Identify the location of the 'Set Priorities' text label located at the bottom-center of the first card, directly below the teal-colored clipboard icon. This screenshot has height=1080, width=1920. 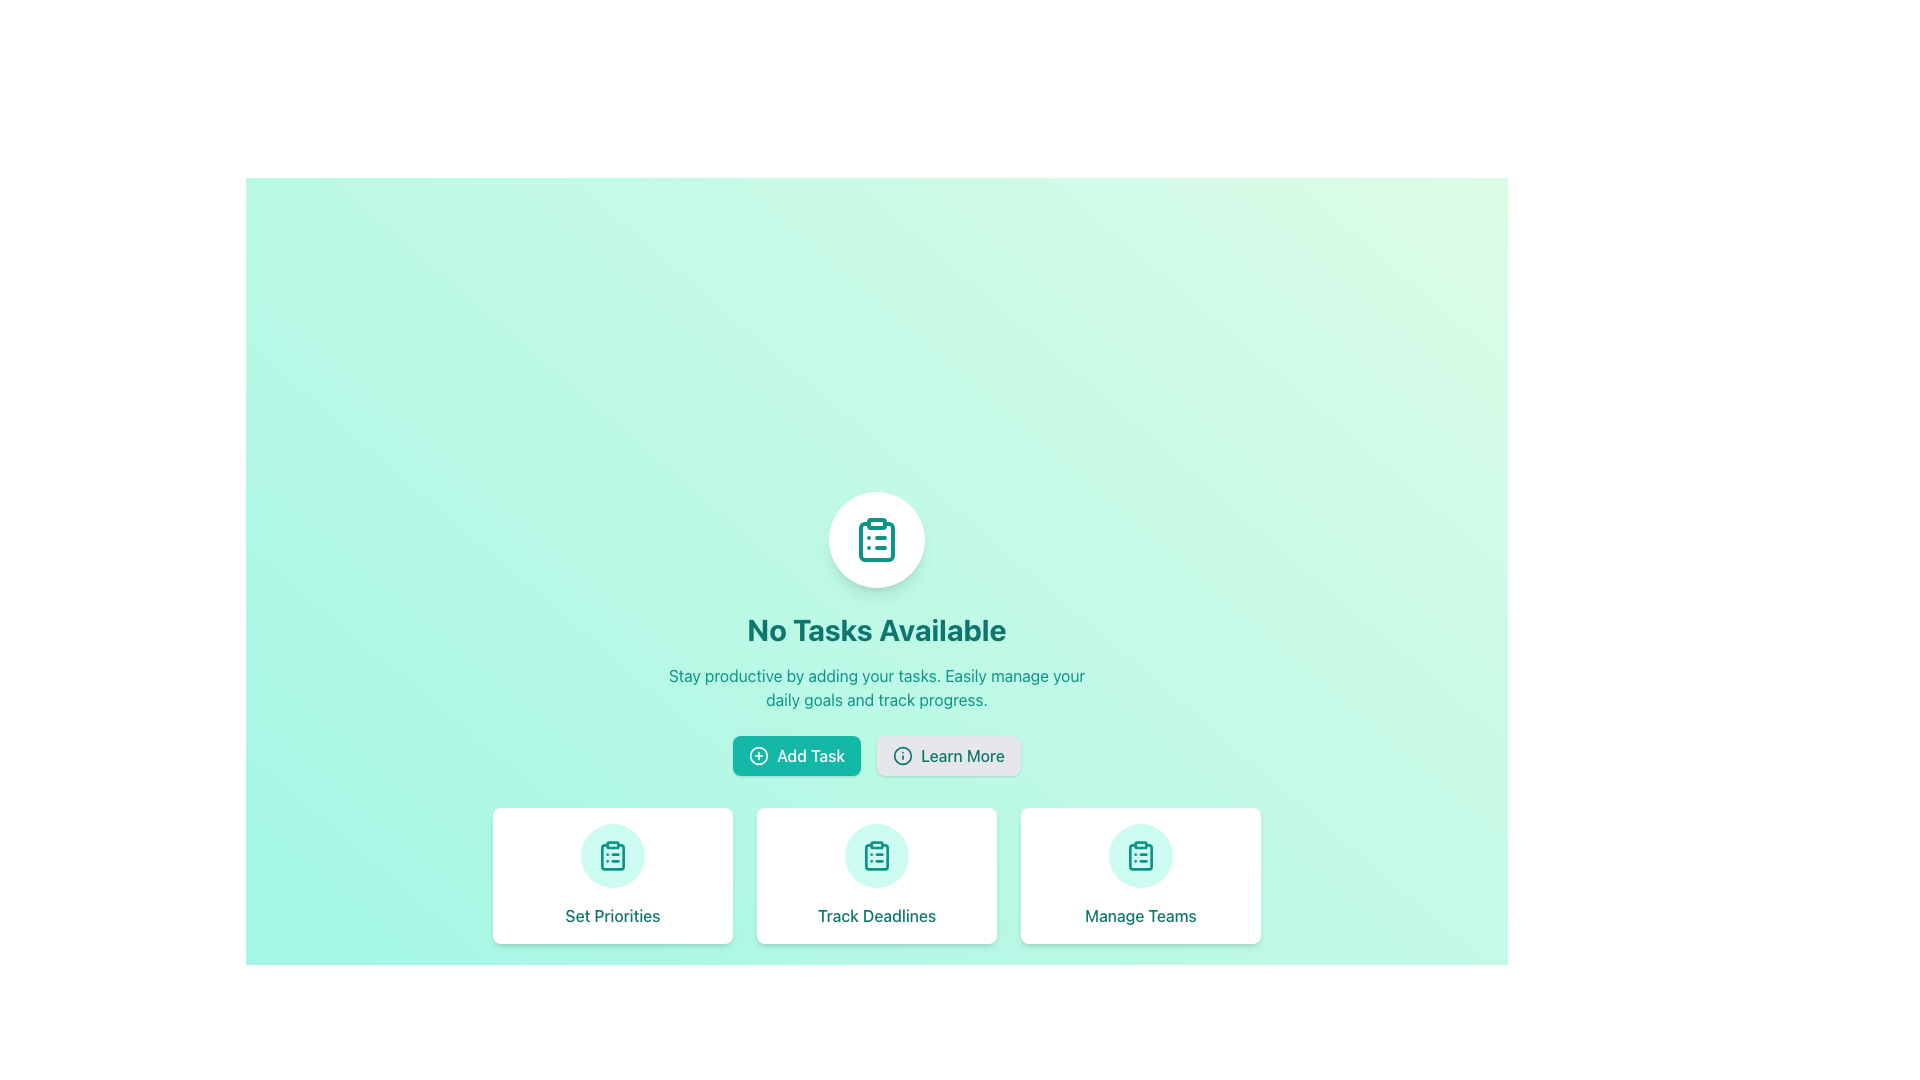
(612, 915).